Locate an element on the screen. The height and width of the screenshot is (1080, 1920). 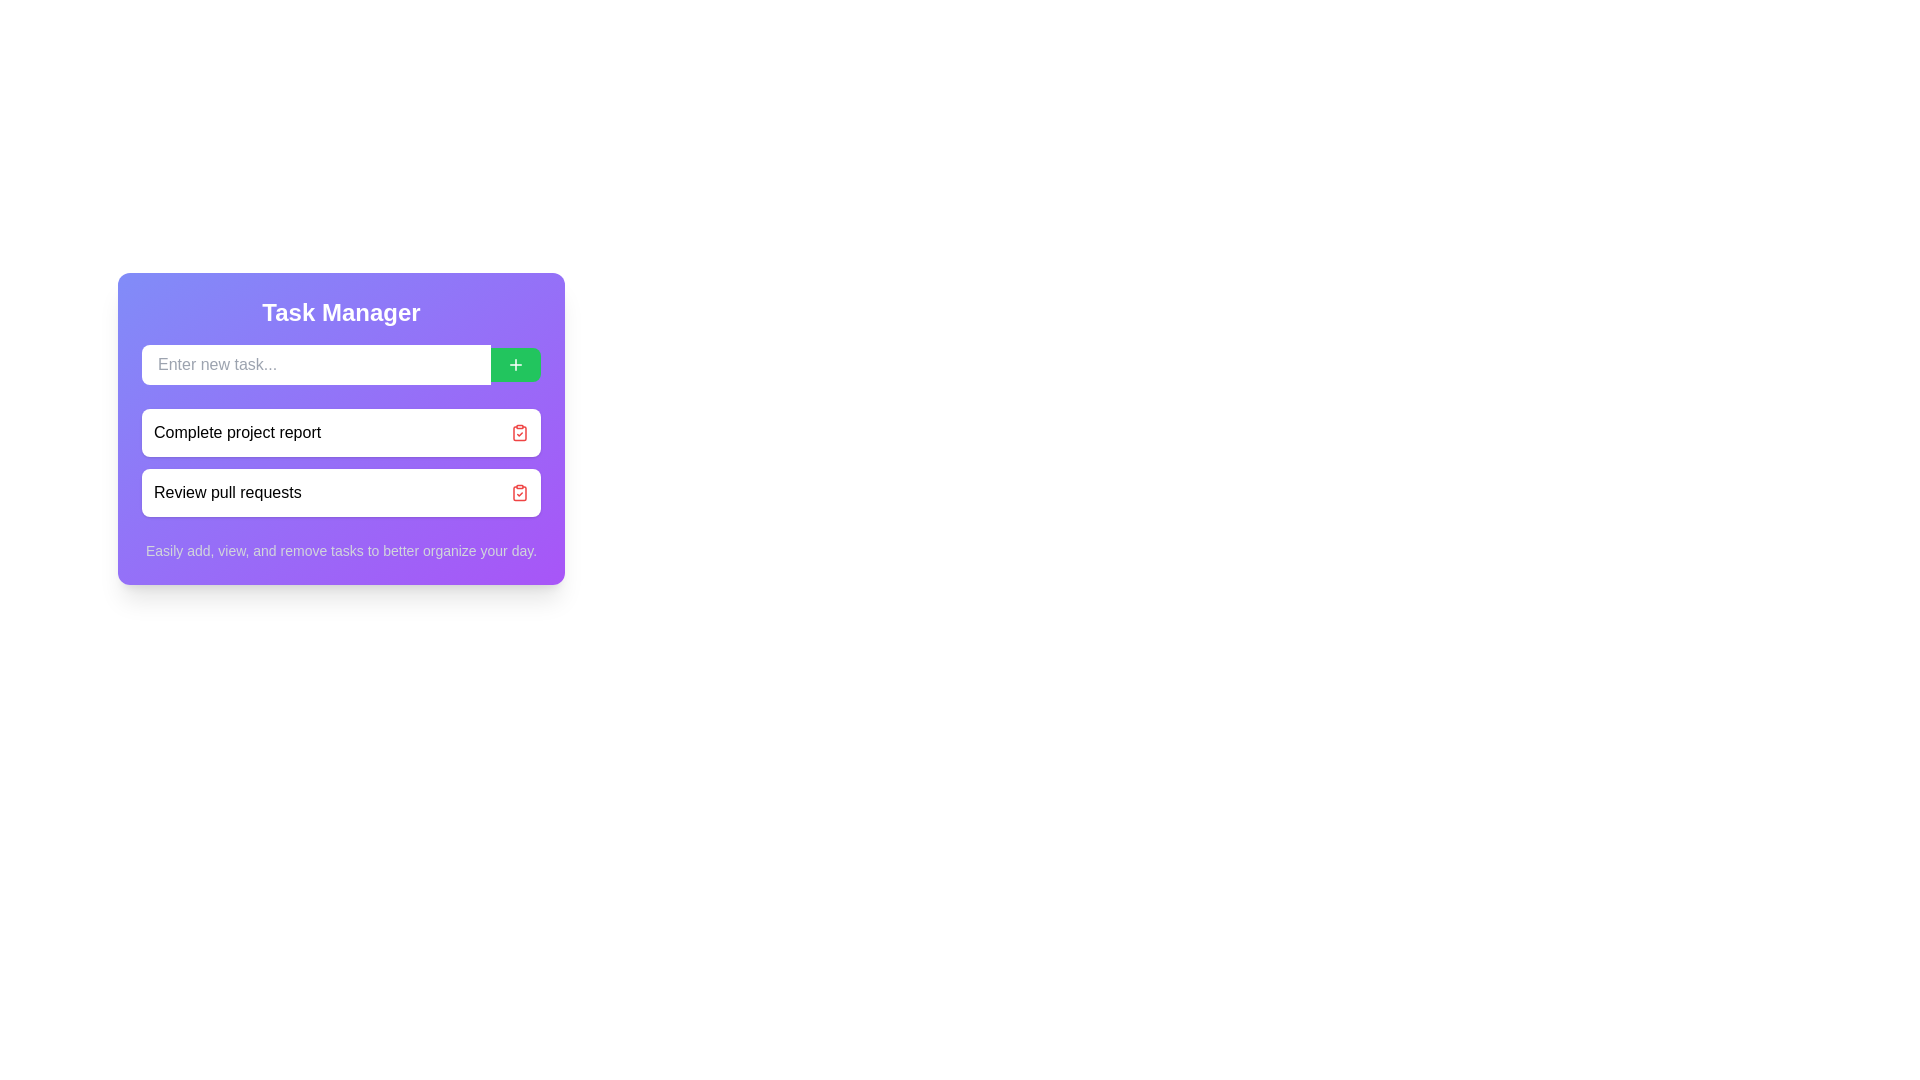
the plus sign icon with a rounded style located within a green button in the top-right corner of the task manager interface is located at coordinates (515, 365).